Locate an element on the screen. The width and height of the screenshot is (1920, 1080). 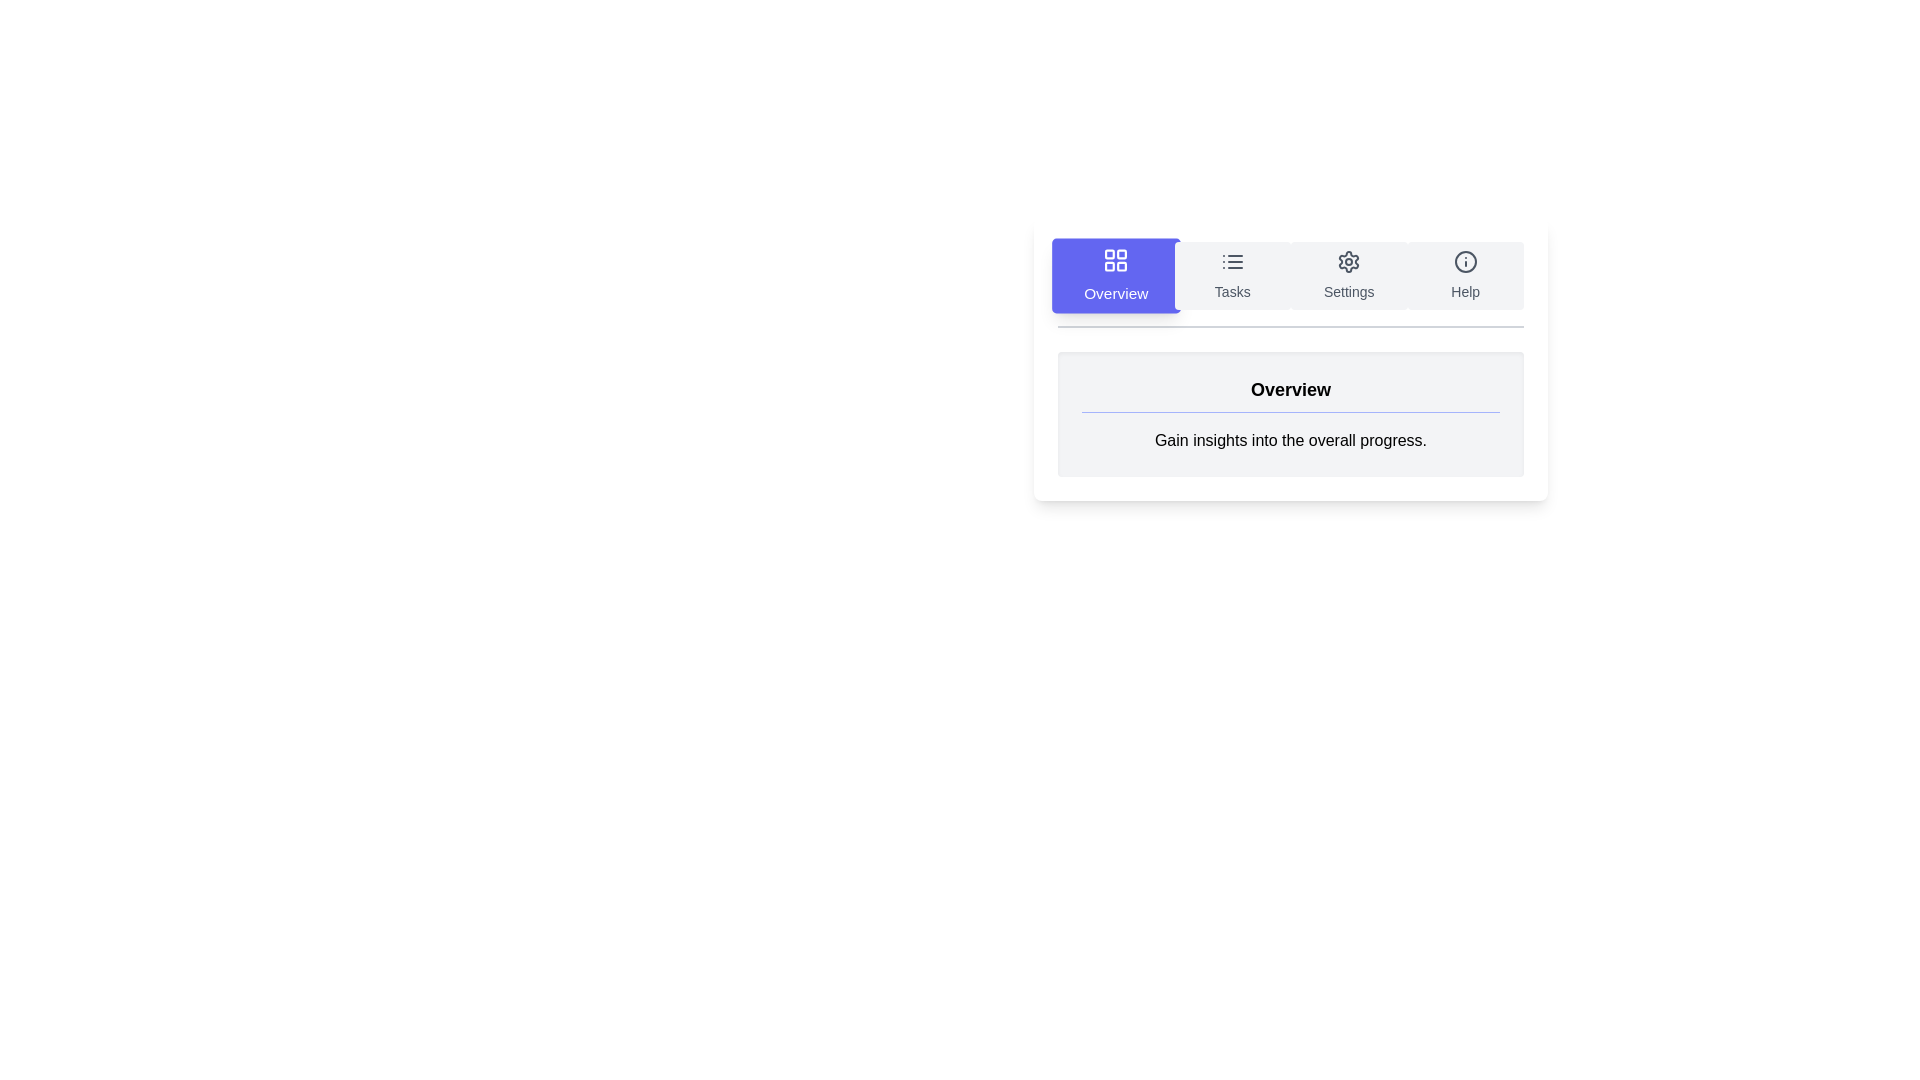
the Settings tab by clicking on its button is located at coordinates (1349, 276).